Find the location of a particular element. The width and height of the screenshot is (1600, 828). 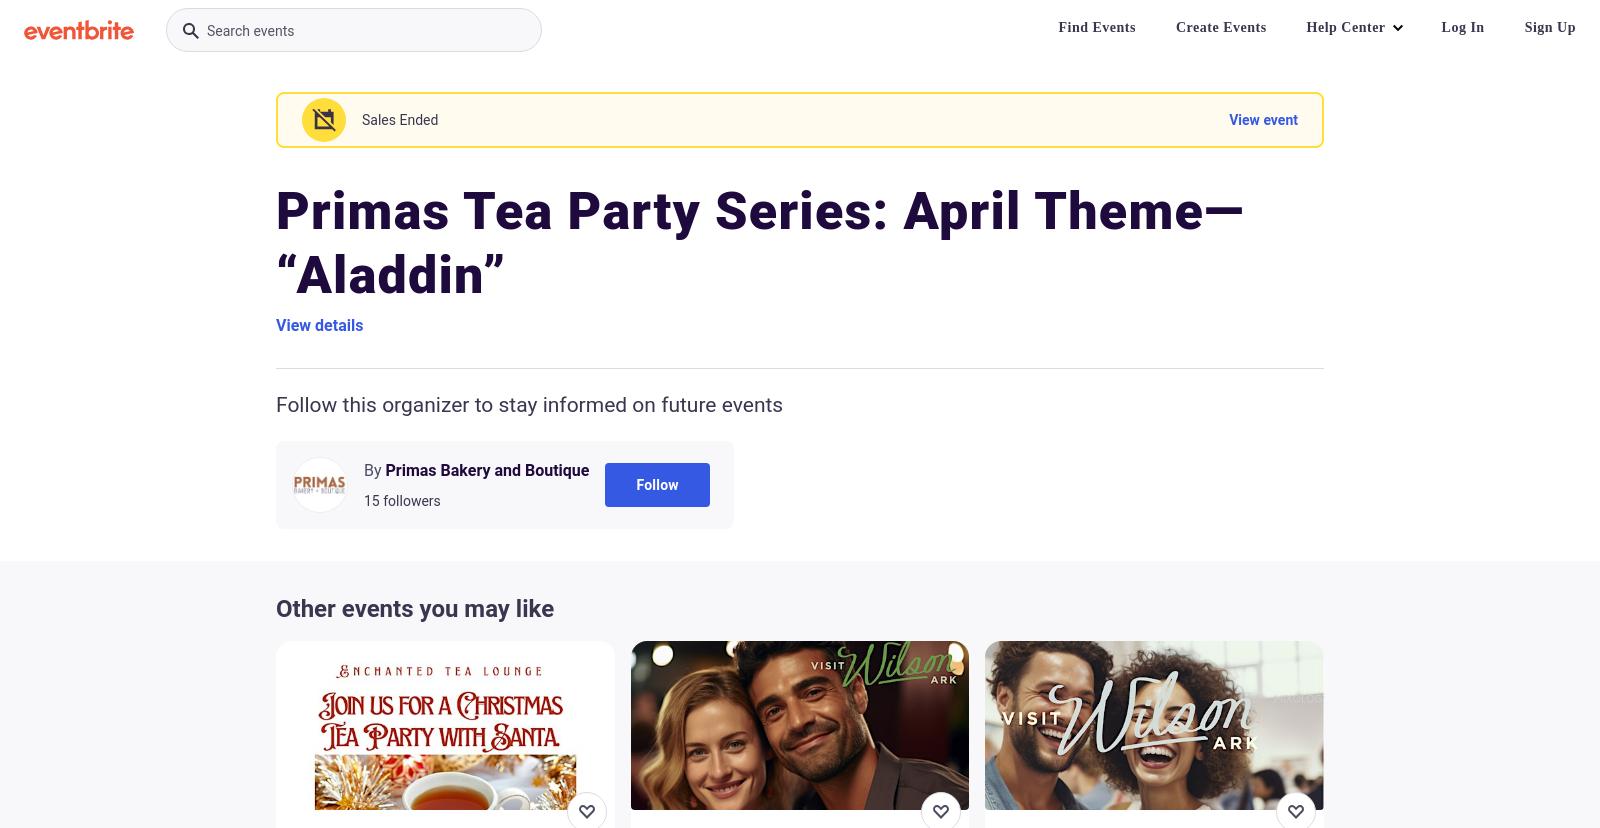

'Sales Ended' is located at coordinates (400, 118).